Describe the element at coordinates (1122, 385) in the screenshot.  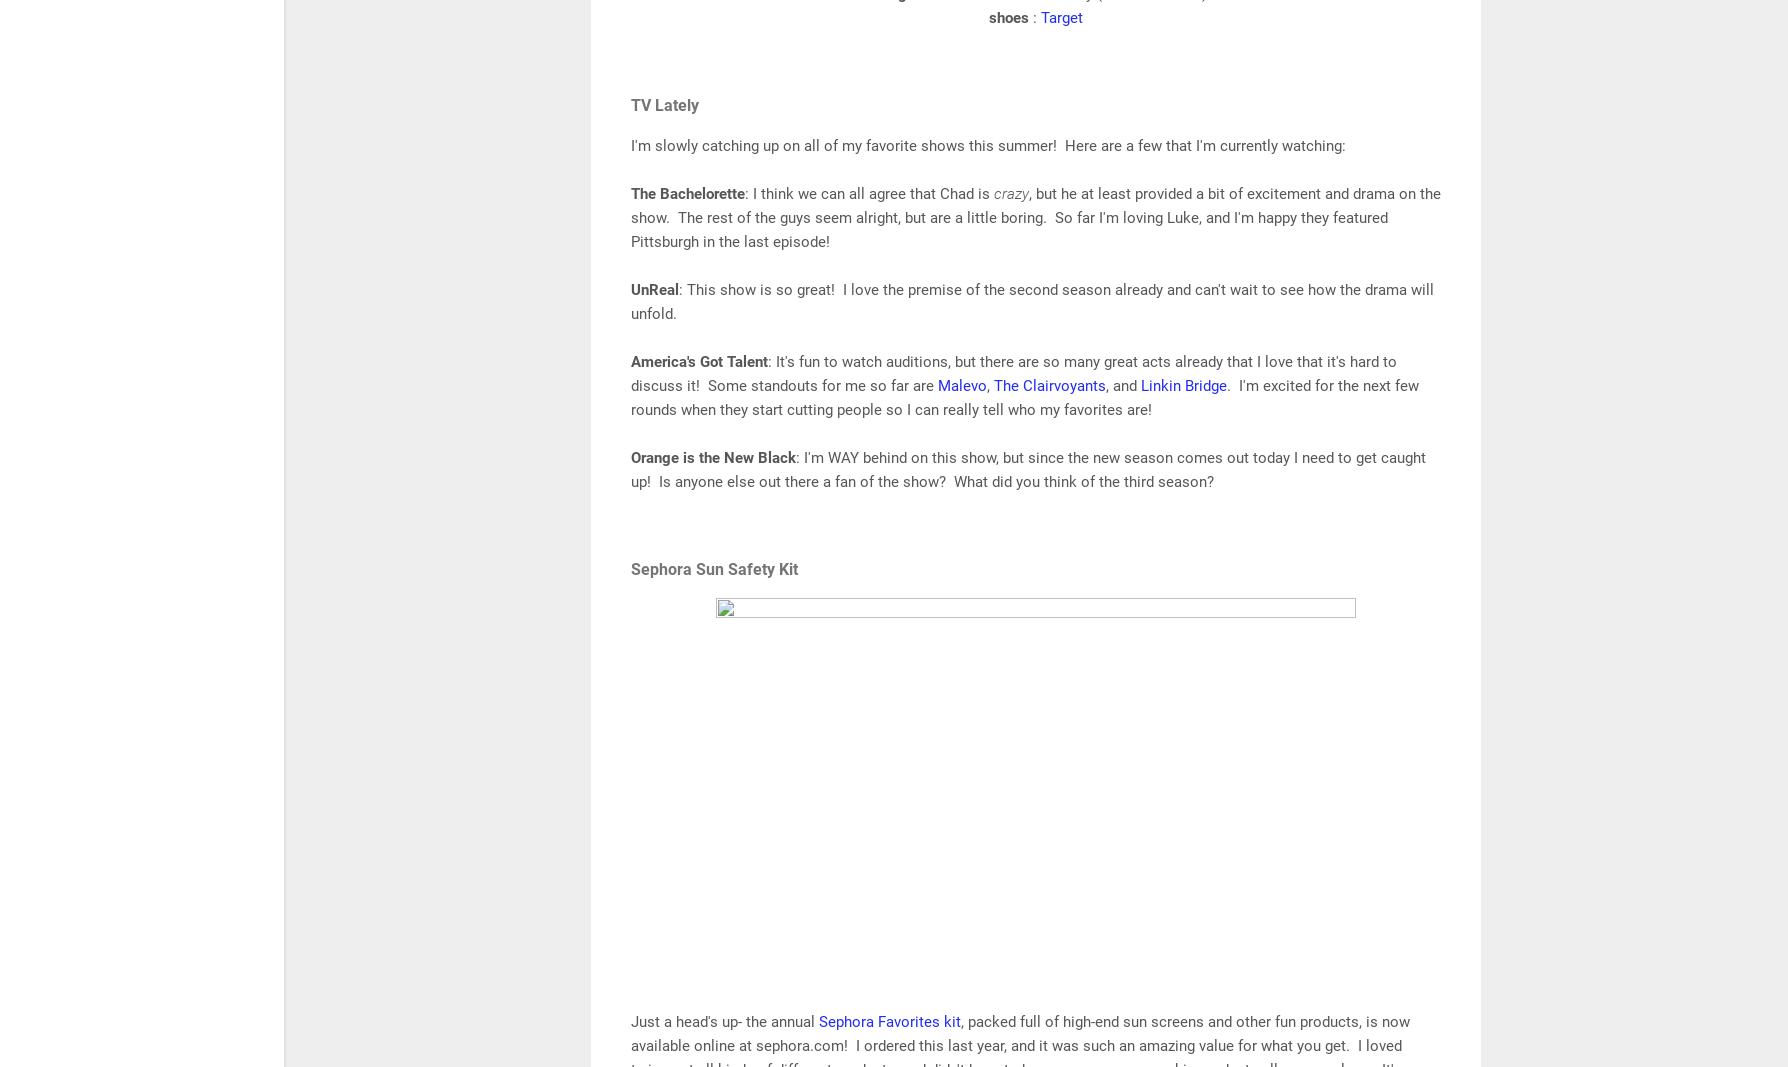
I see `', and'` at that location.